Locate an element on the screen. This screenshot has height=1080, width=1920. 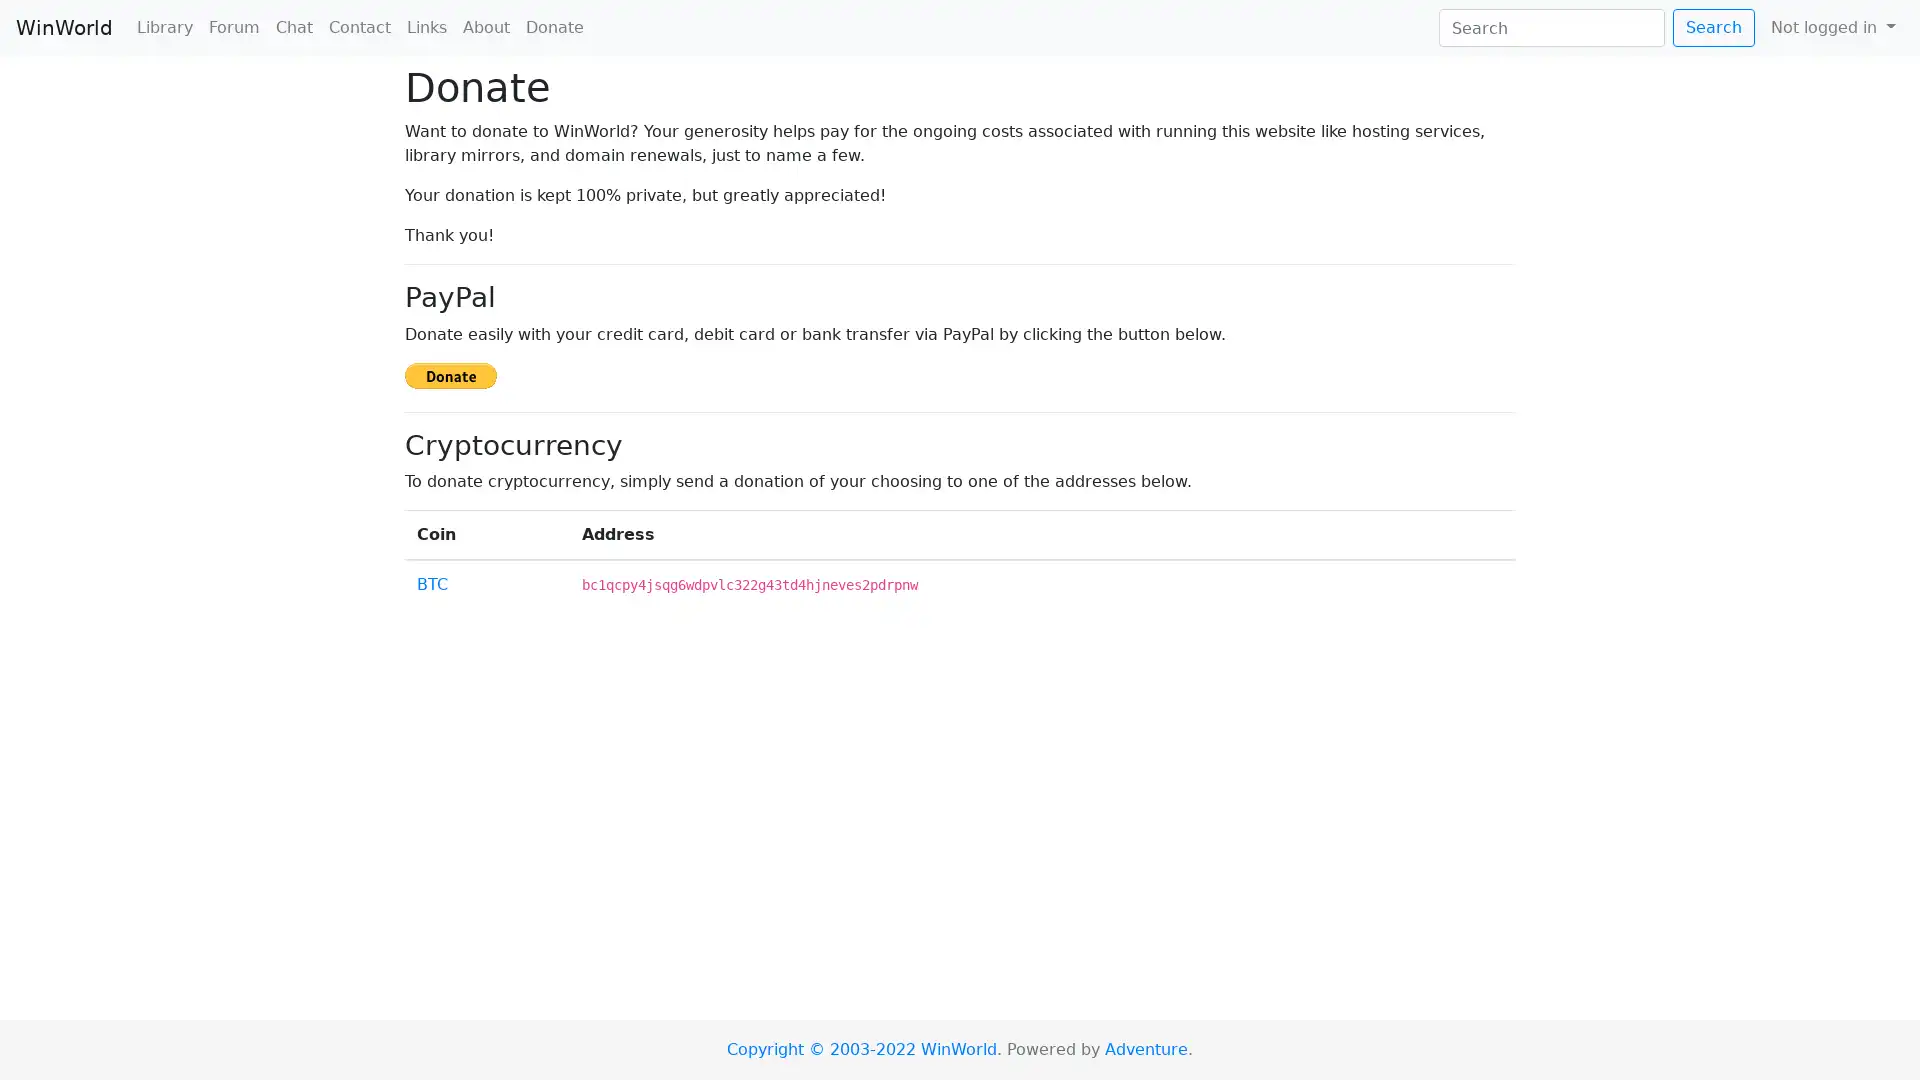
Search is located at coordinates (1712, 27).